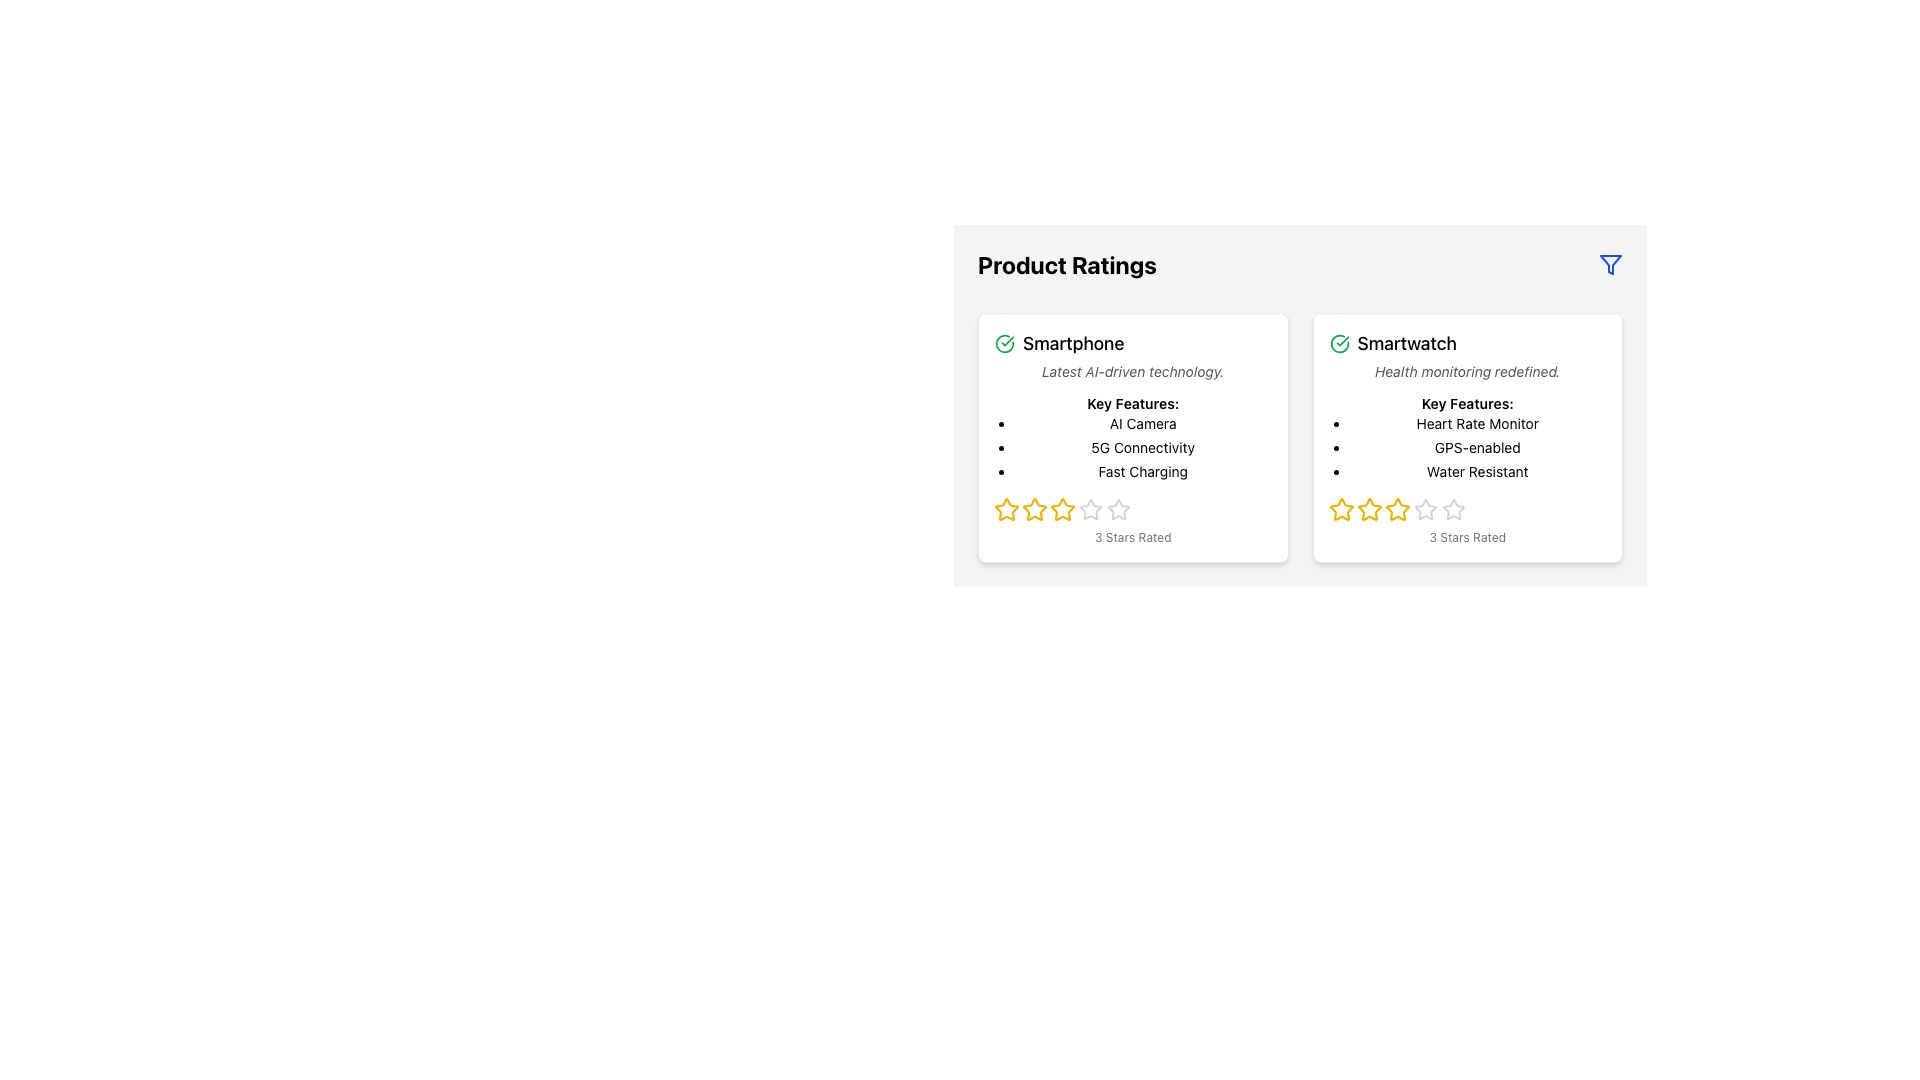 Image resolution: width=1920 pixels, height=1080 pixels. Describe the element at coordinates (1467, 371) in the screenshot. I see `the static text element that provides a descriptive tagline for the 'Smartwatch' product, located below the main title 'Smartwatch' and above the section 'Key Features'` at that location.